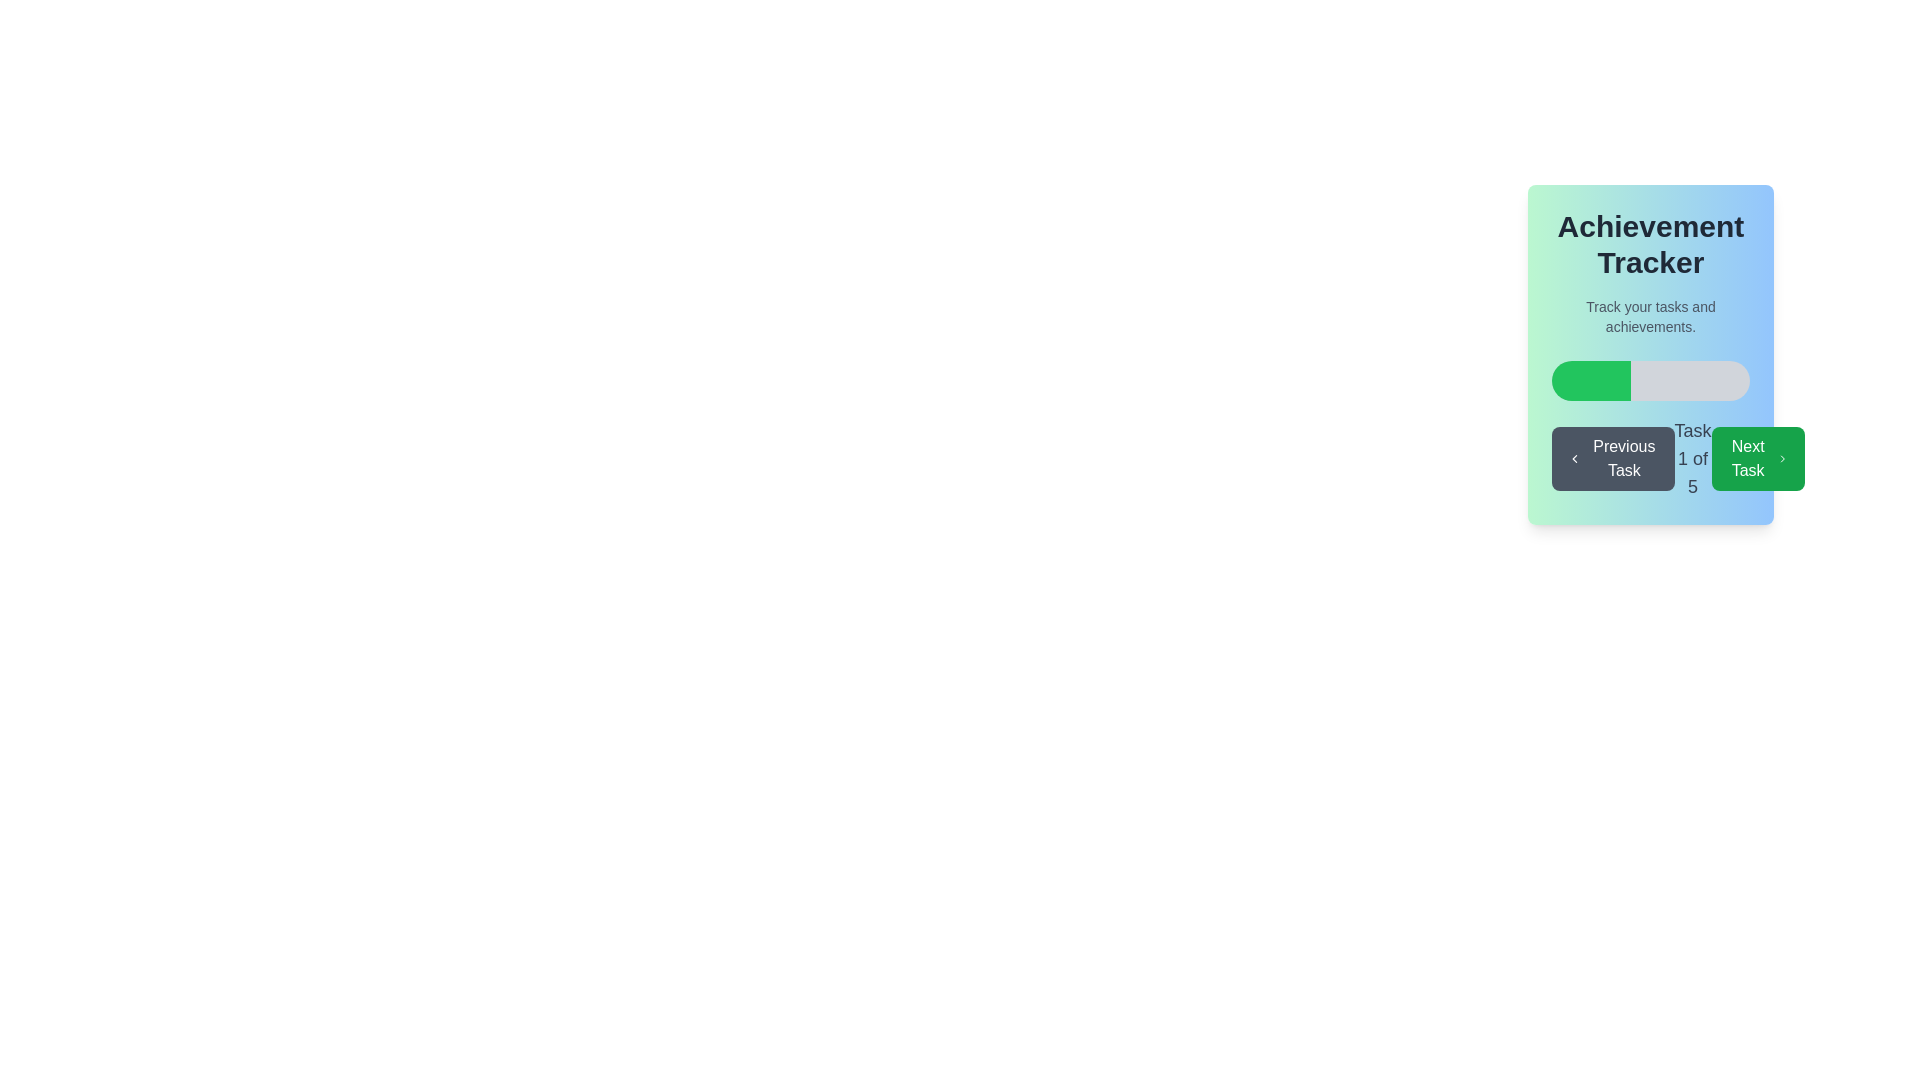 The image size is (1920, 1080). What do you see at coordinates (1650, 459) in the screenshot?
I see `the 'Previous Task' button located on the left side of the Navigation Bar` at bounding box center [1650, 459].